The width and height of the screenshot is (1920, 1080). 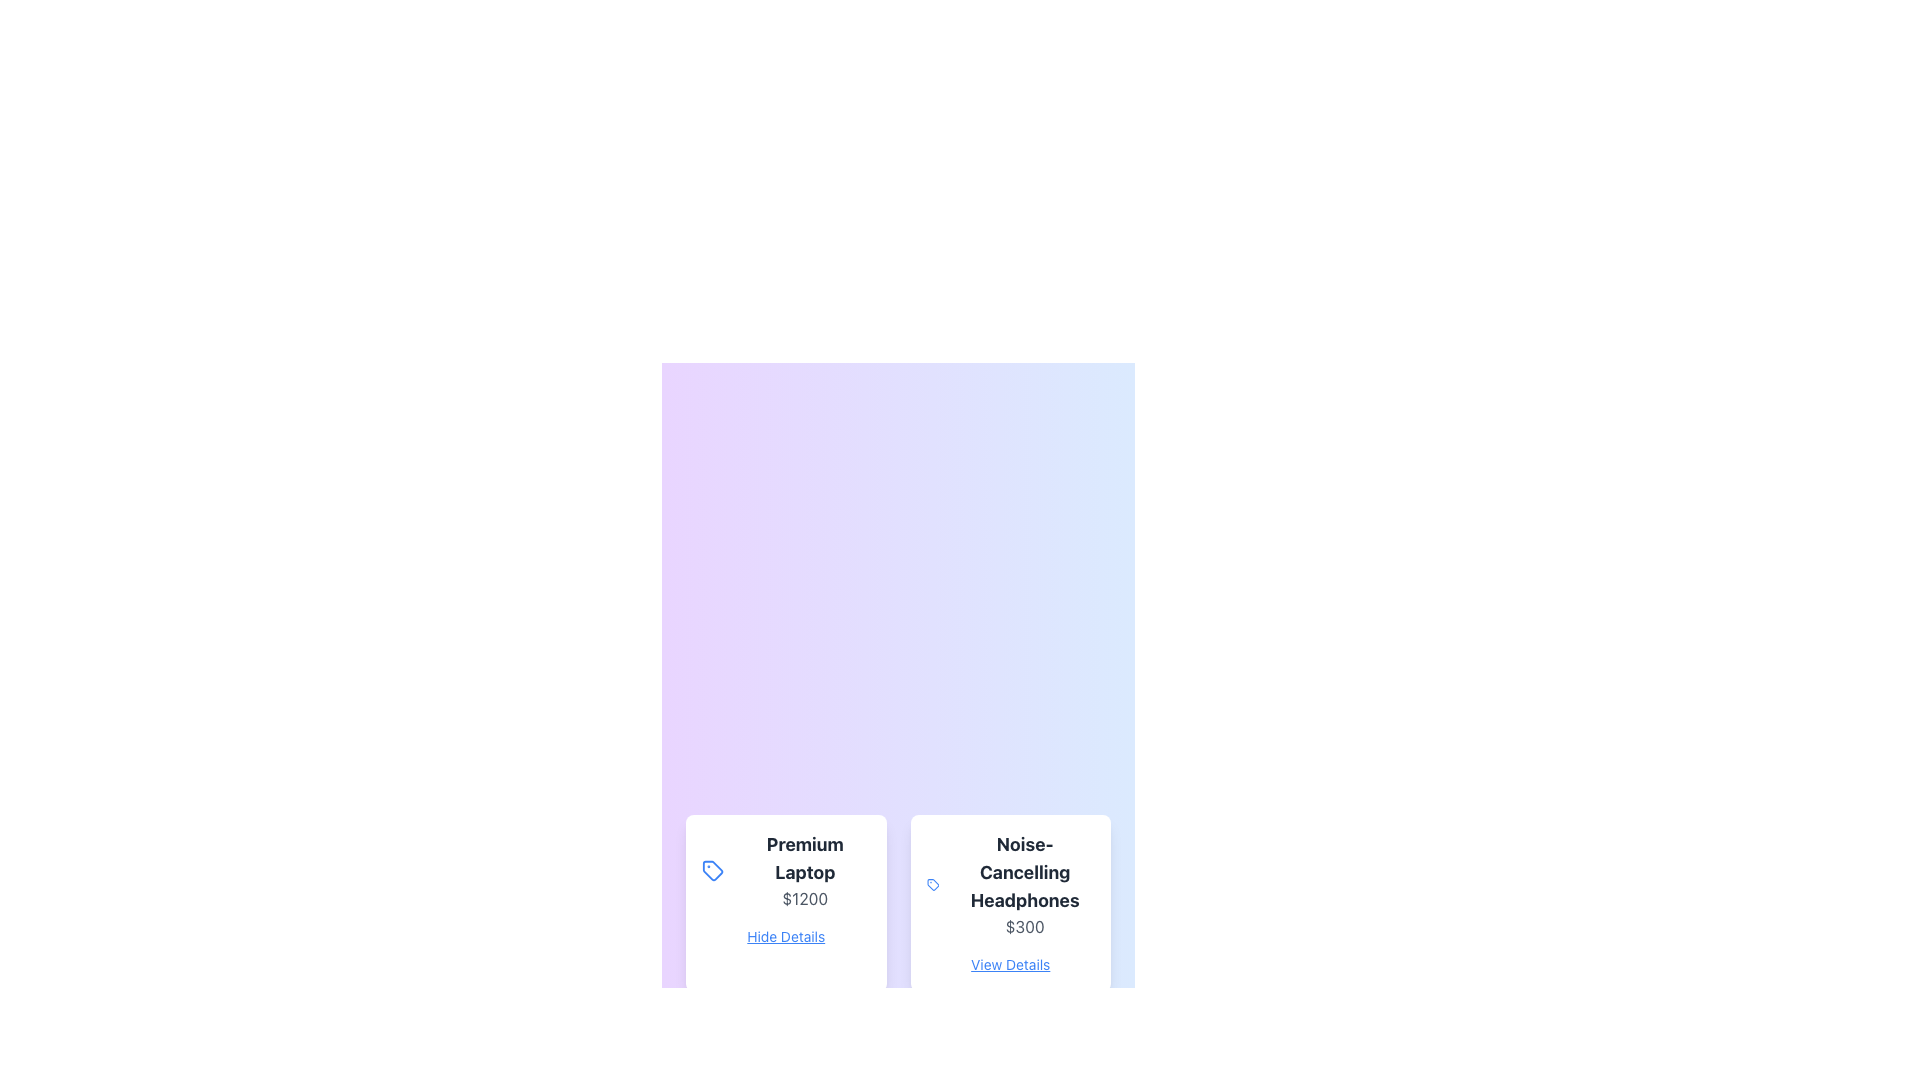 I want to click on the hyperlink styled interactive text located at the bottom of the product details card for 'Premium Laptop' to hide the additional product details, so click(x=785, y=936).